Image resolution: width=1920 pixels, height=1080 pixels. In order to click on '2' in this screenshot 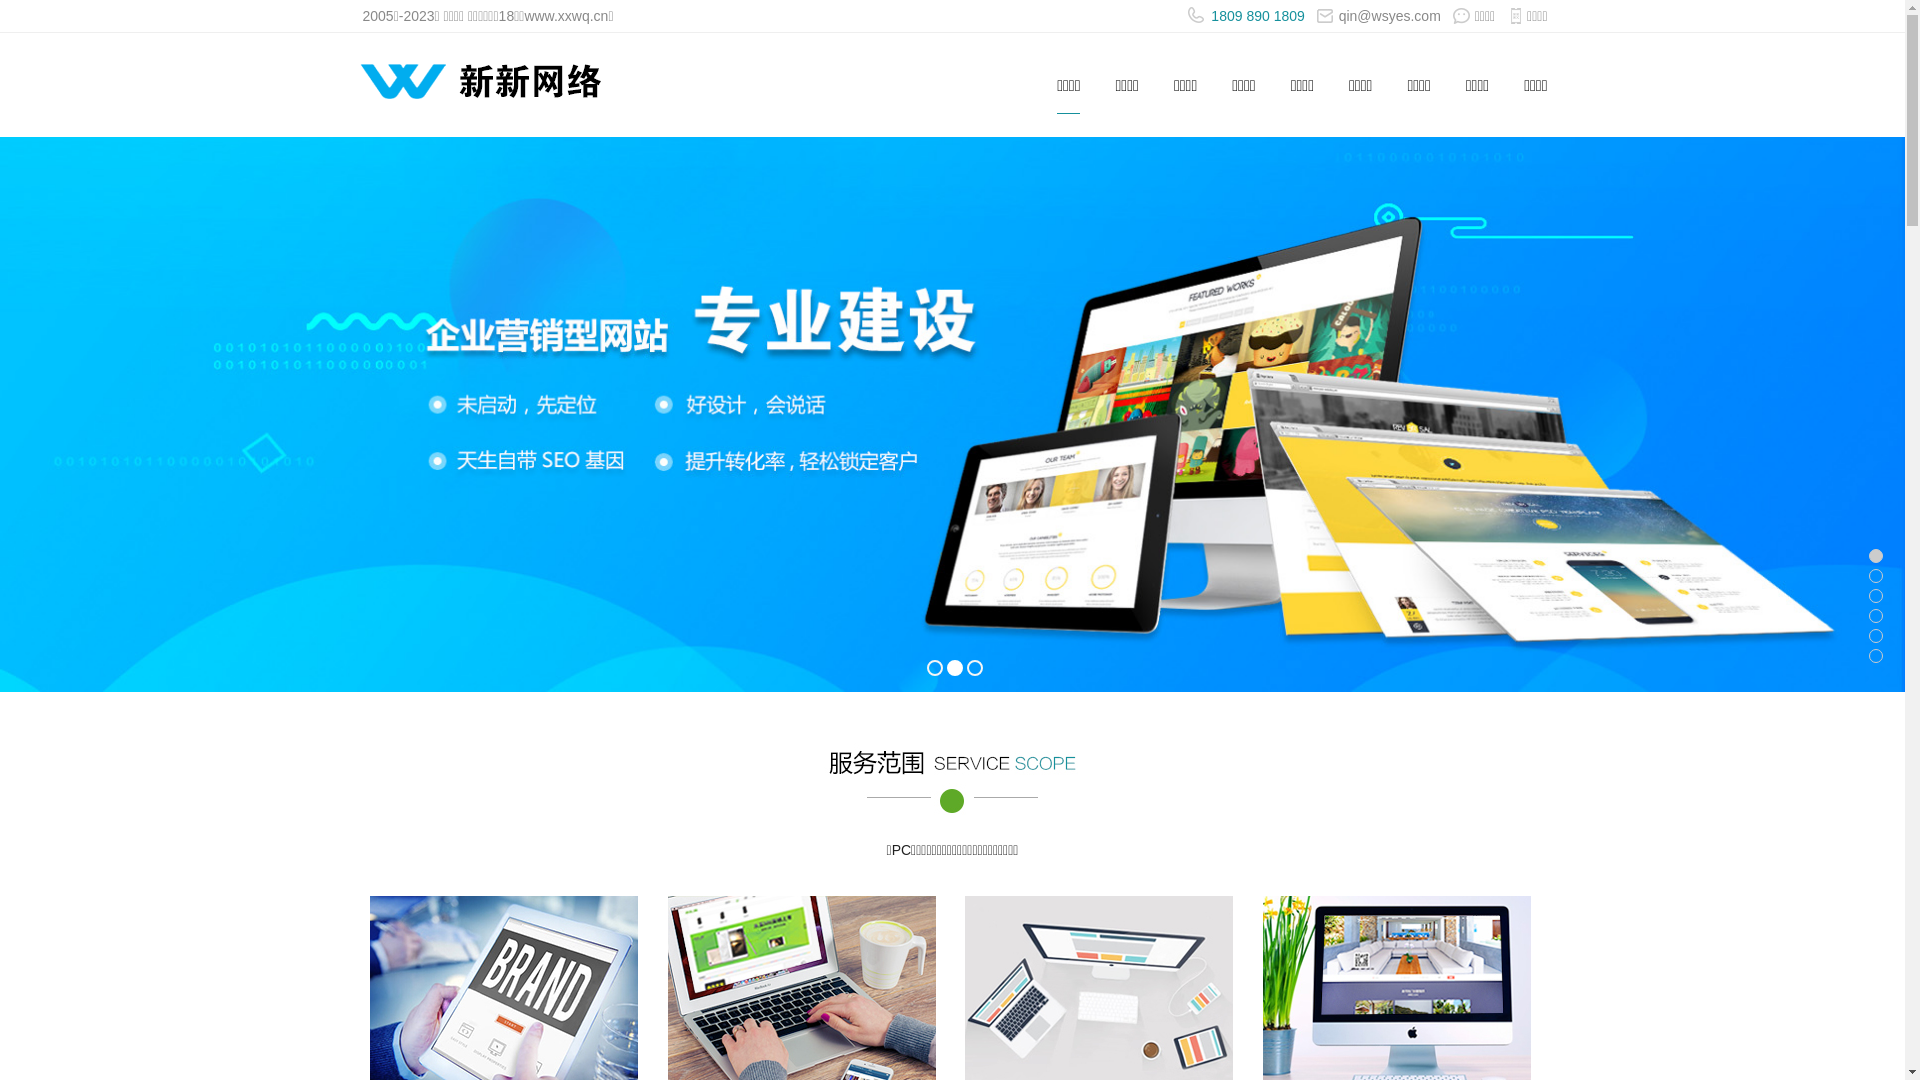, I will do `click(953, 667)`.